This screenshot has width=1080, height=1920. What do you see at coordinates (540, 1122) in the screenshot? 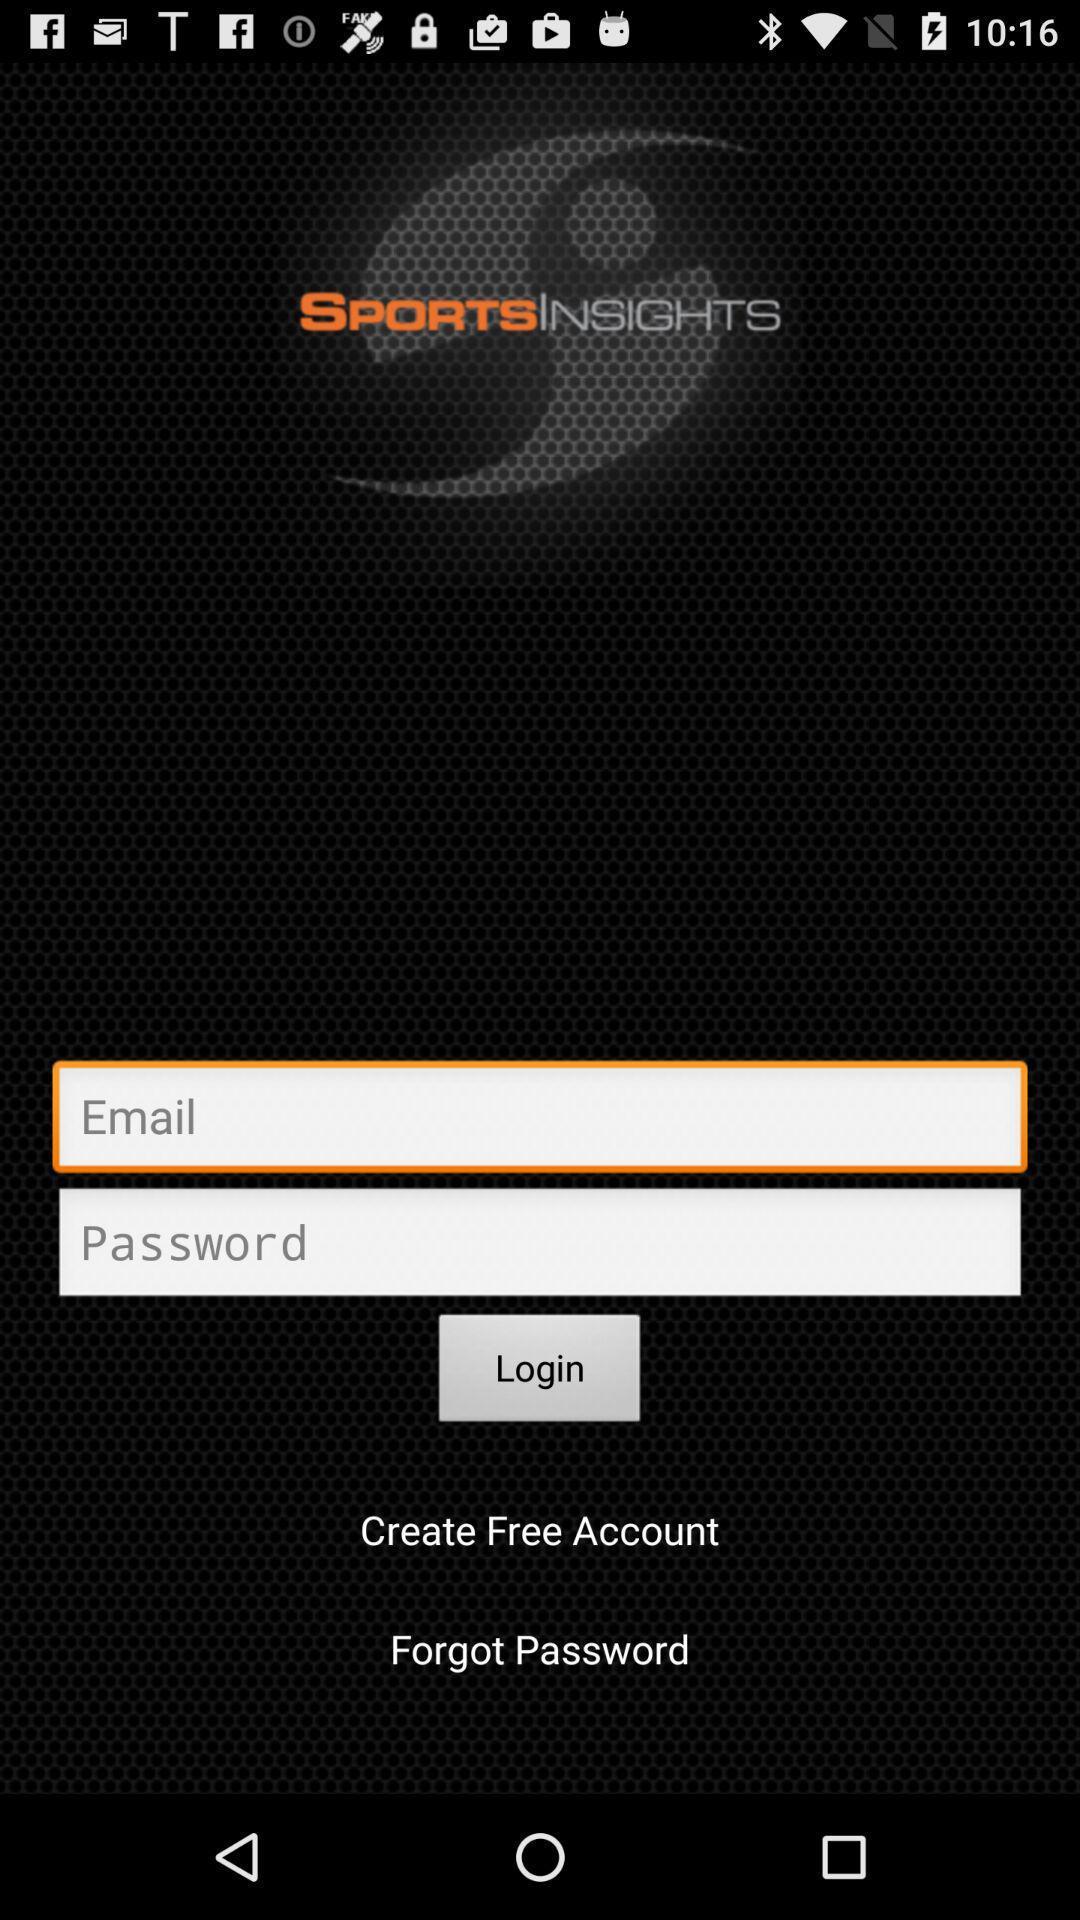
I see `the email` at bounding box center [540, 1122].